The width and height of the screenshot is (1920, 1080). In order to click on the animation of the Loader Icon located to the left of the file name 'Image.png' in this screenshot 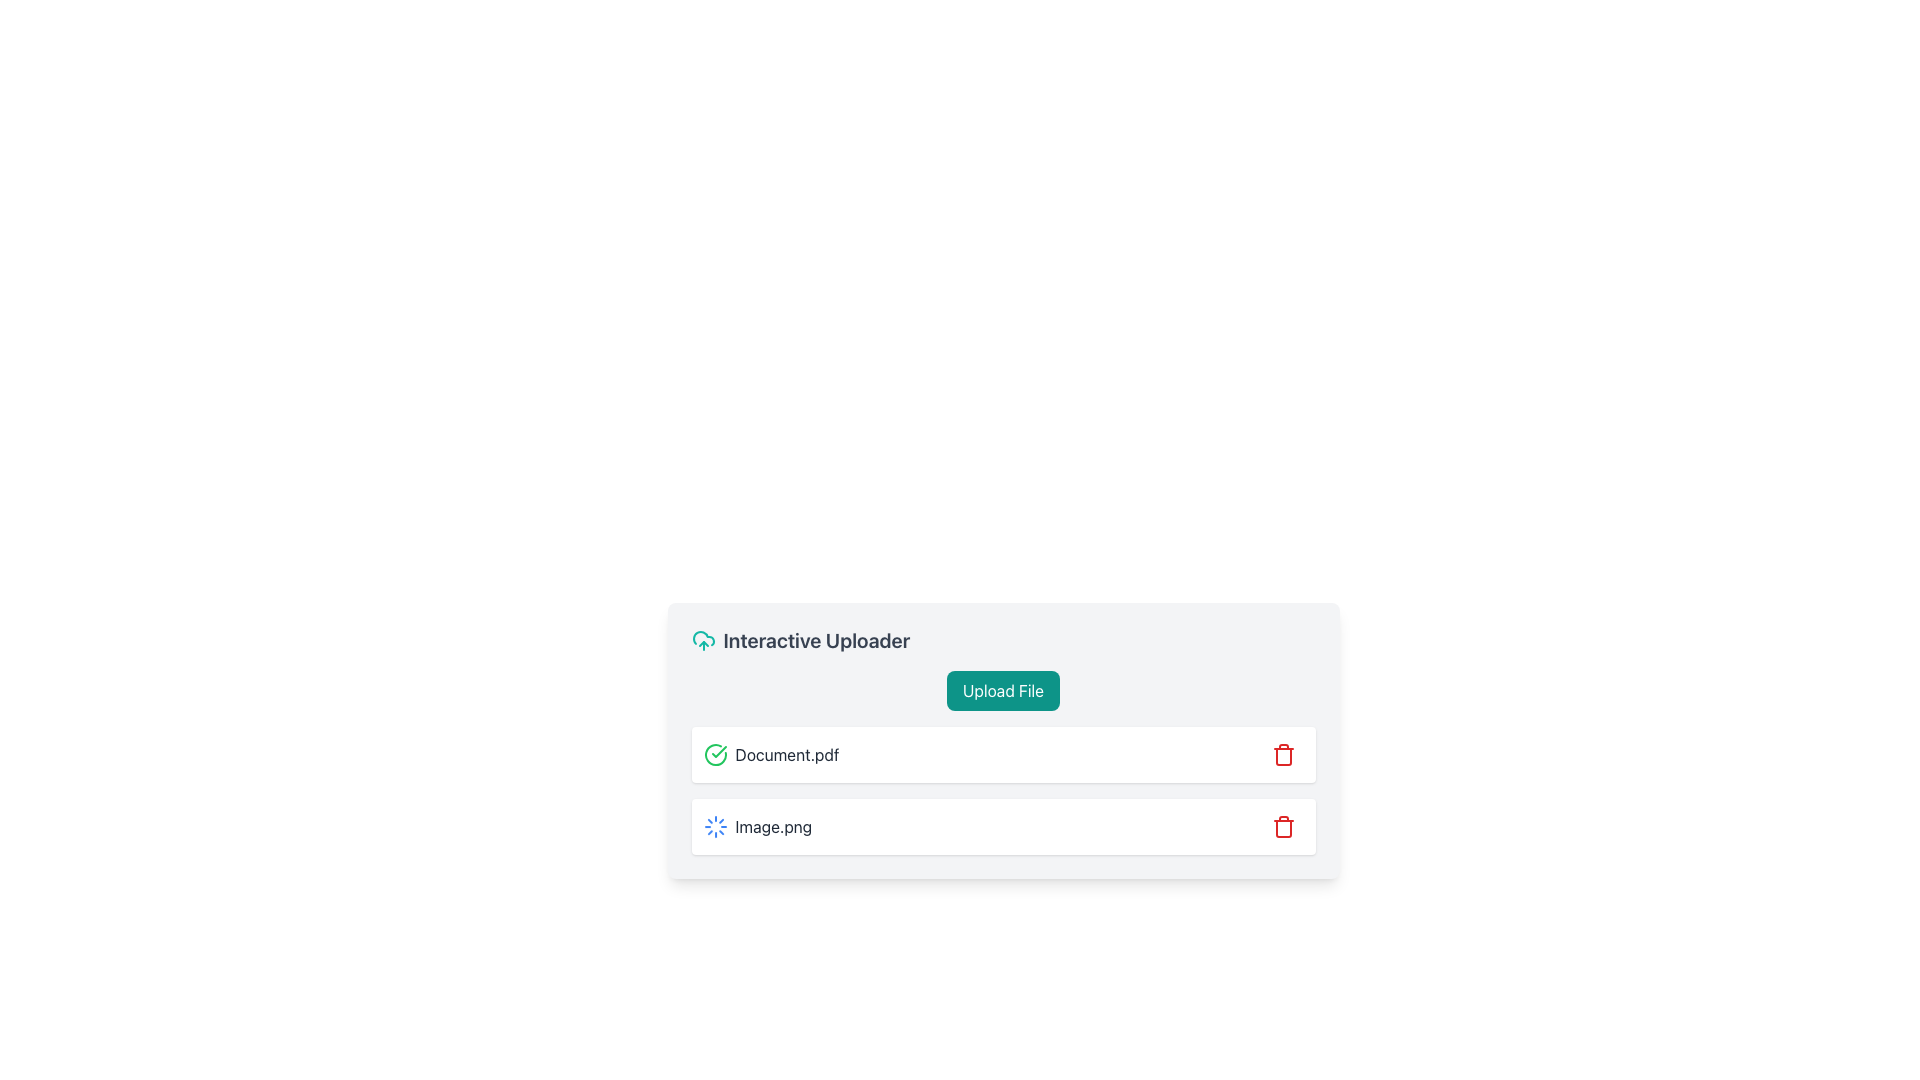, I will do `click(715, 826)`.